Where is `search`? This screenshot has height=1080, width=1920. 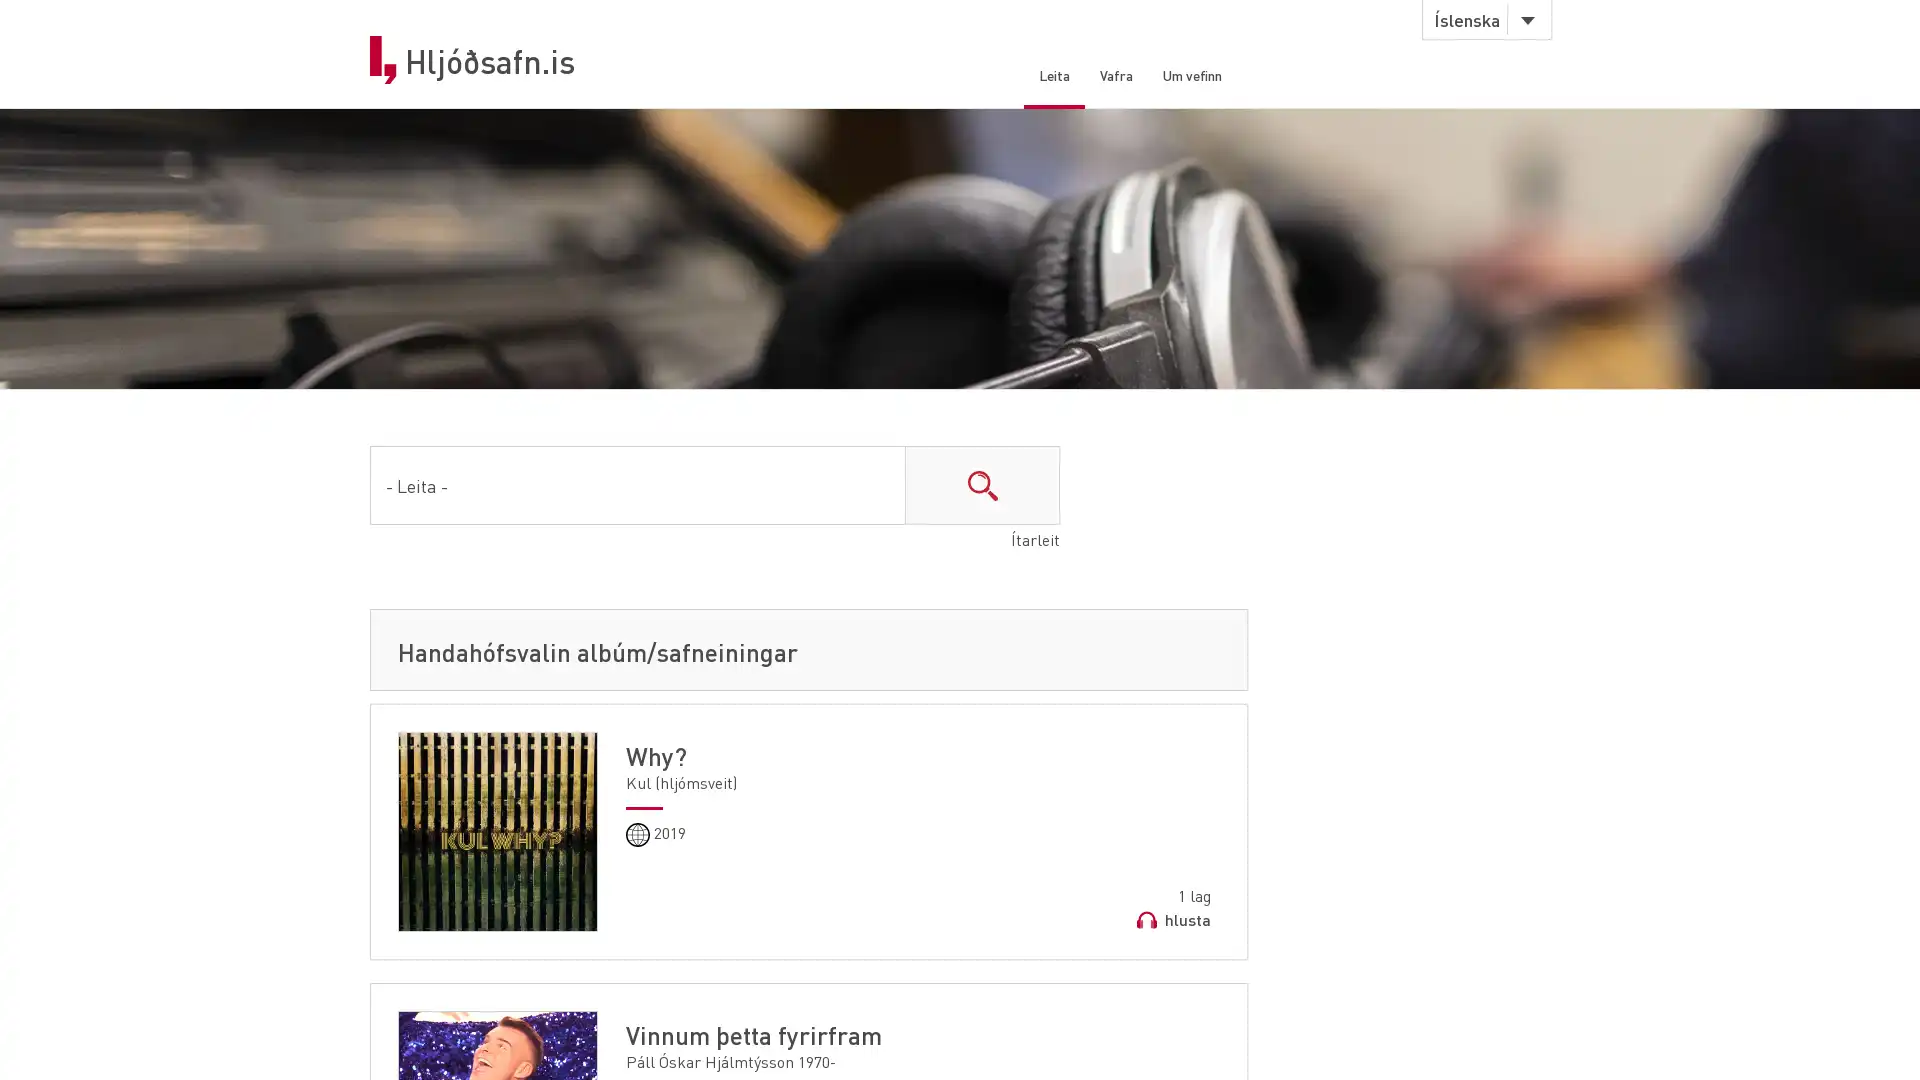
search is located at coordinates (982, 489).